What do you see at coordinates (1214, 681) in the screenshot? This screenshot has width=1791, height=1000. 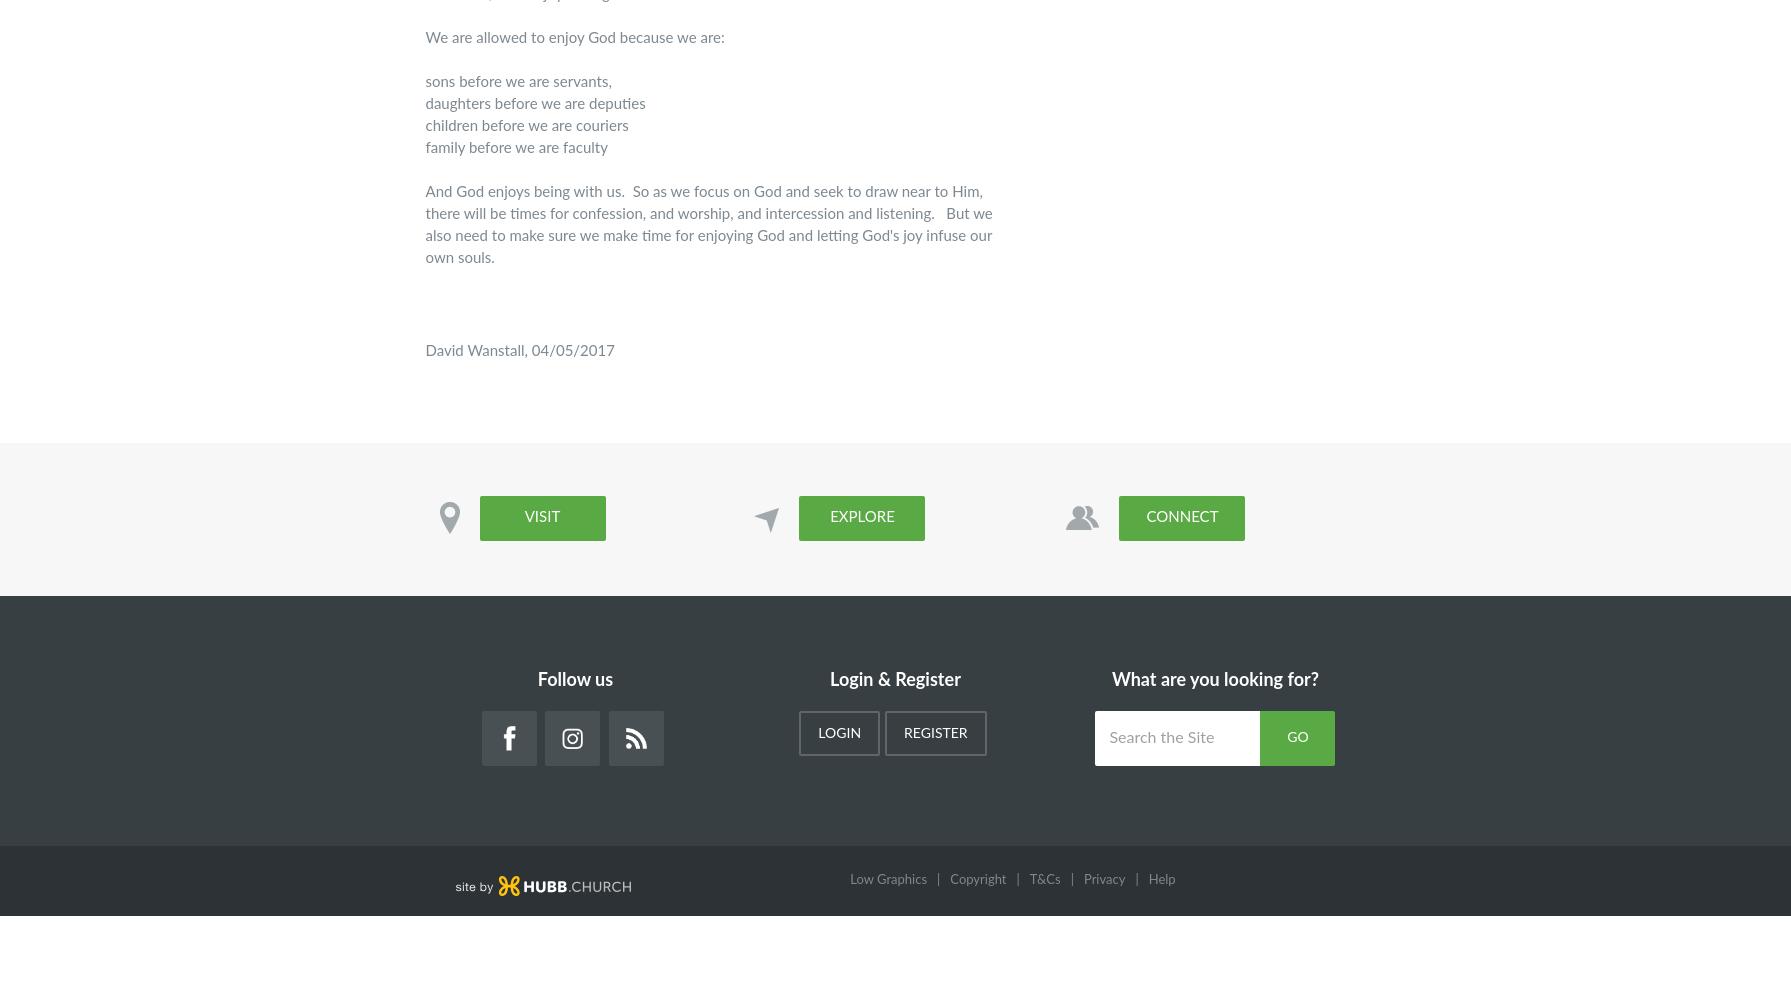 I see `'What are you looking for?'` at bounding box center [1214, 681].